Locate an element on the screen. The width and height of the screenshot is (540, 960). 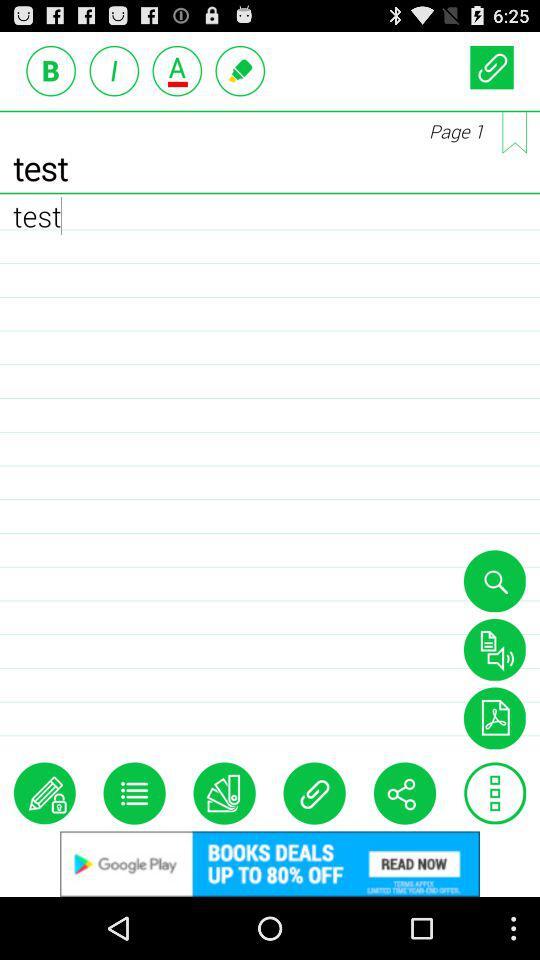
bookmark is located at coordinates (514, 131).